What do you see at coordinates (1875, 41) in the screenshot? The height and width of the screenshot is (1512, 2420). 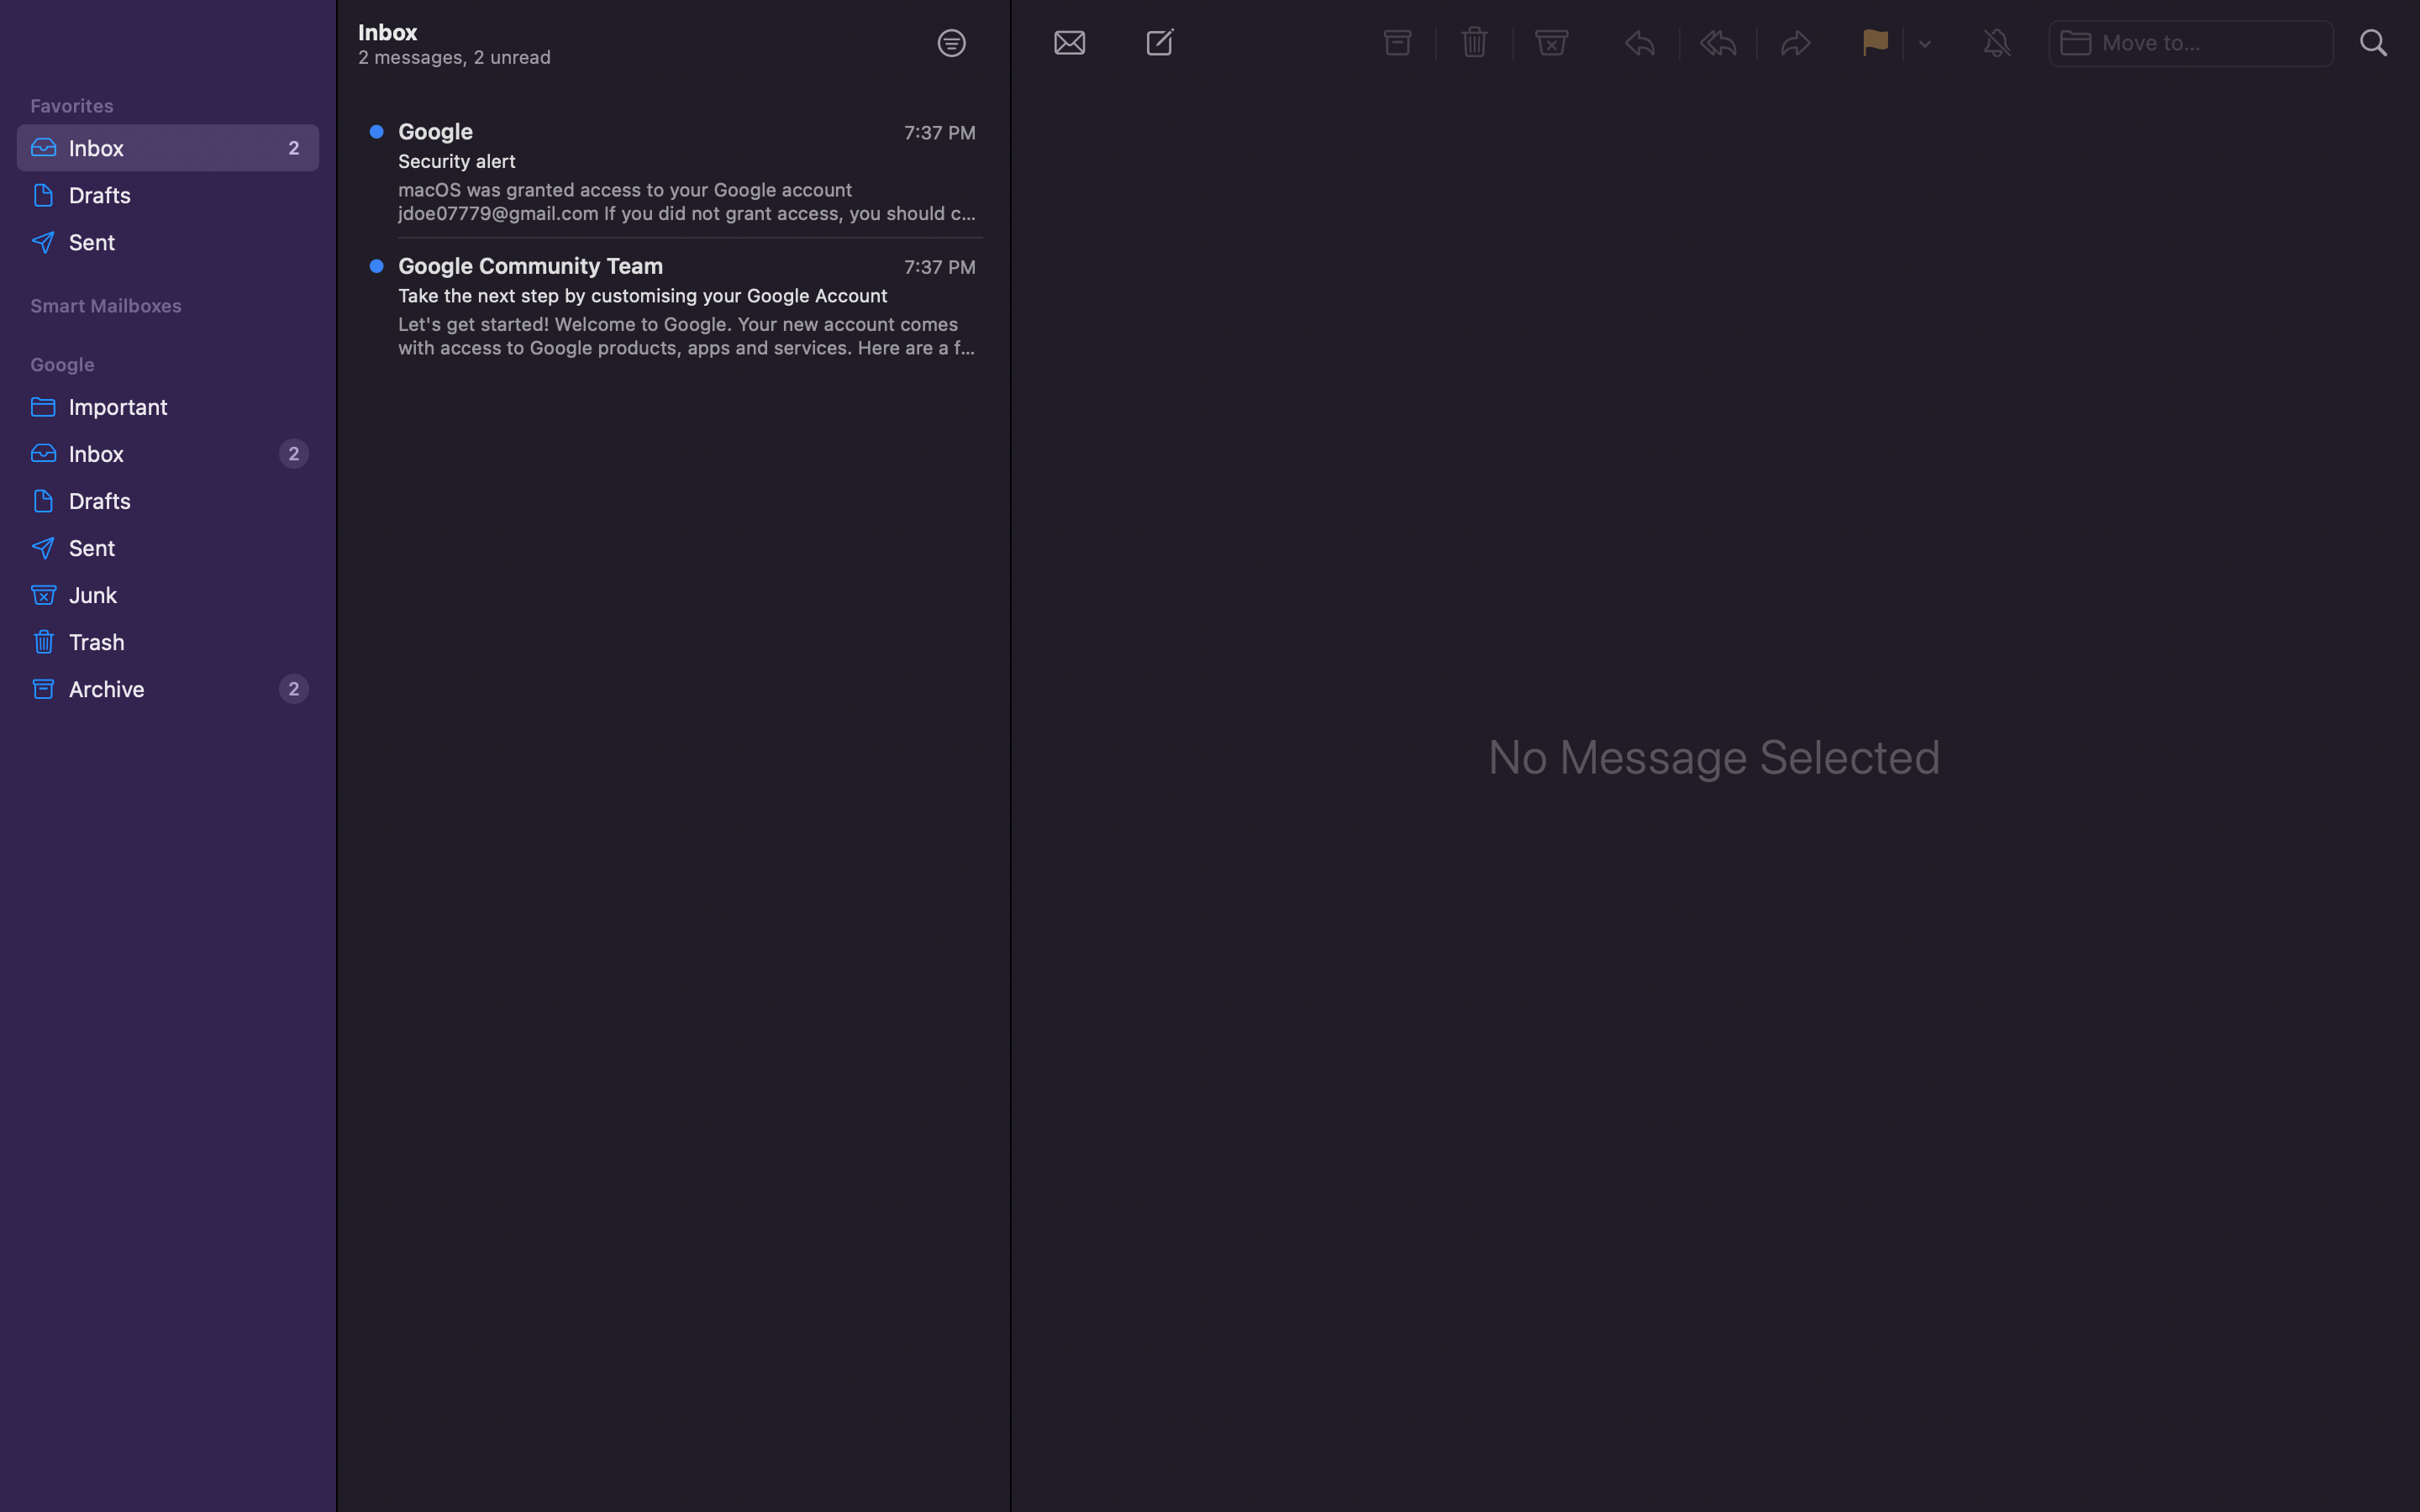 I see `Flag the selected message` at bounding box center [1875, 41].